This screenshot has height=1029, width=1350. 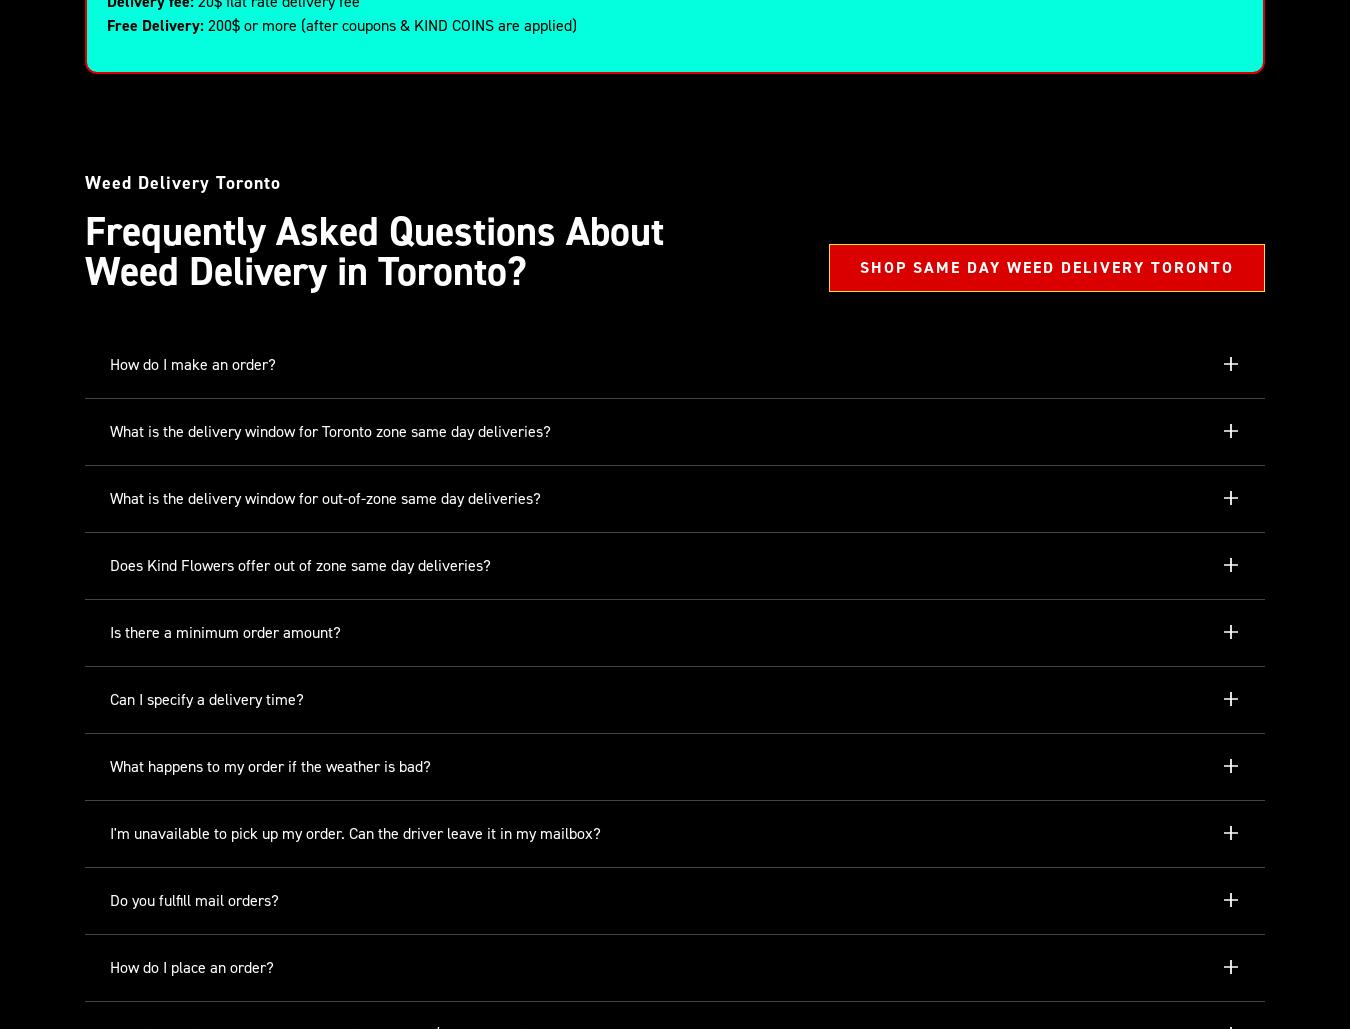 I want to click on 'Do you fulfill mail orders?', so click(x=109, y=900).